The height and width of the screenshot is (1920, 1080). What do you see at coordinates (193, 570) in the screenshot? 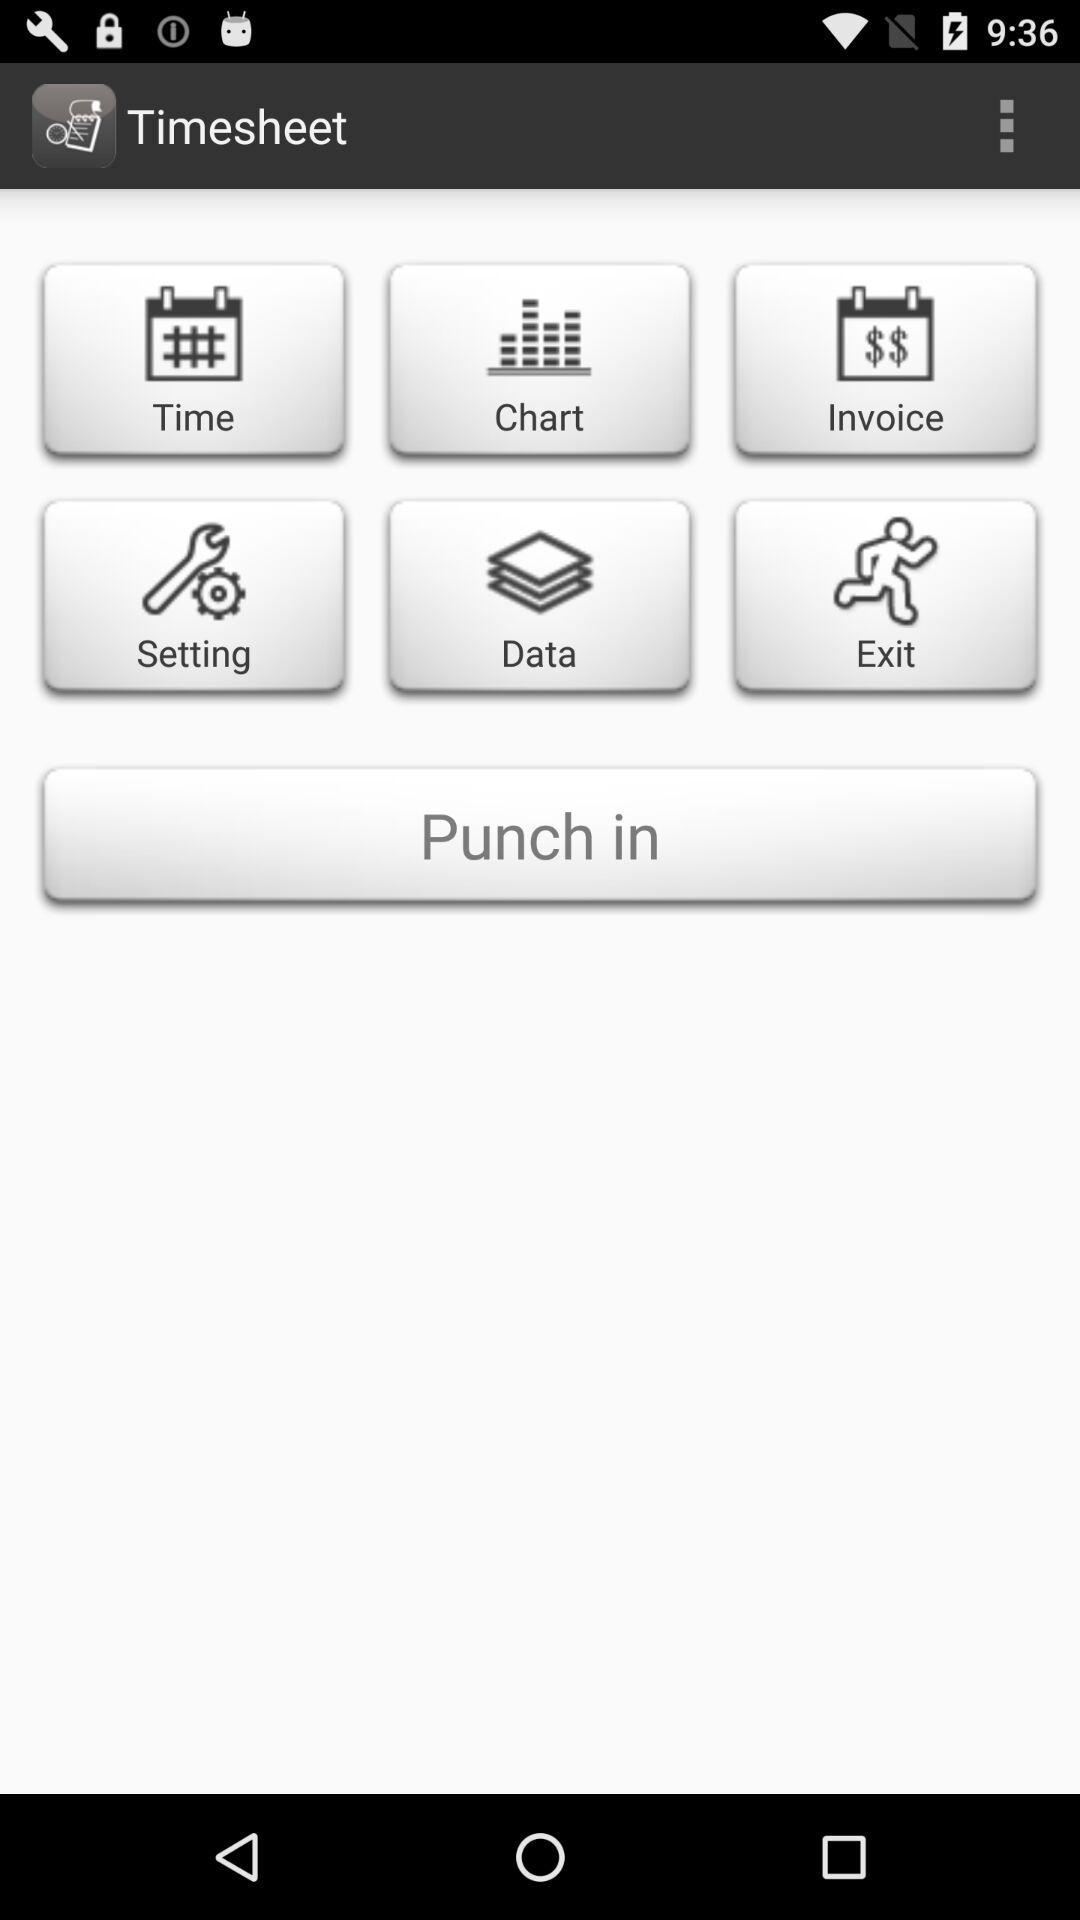
I see `image above setting` at bounding box center [193, 570].